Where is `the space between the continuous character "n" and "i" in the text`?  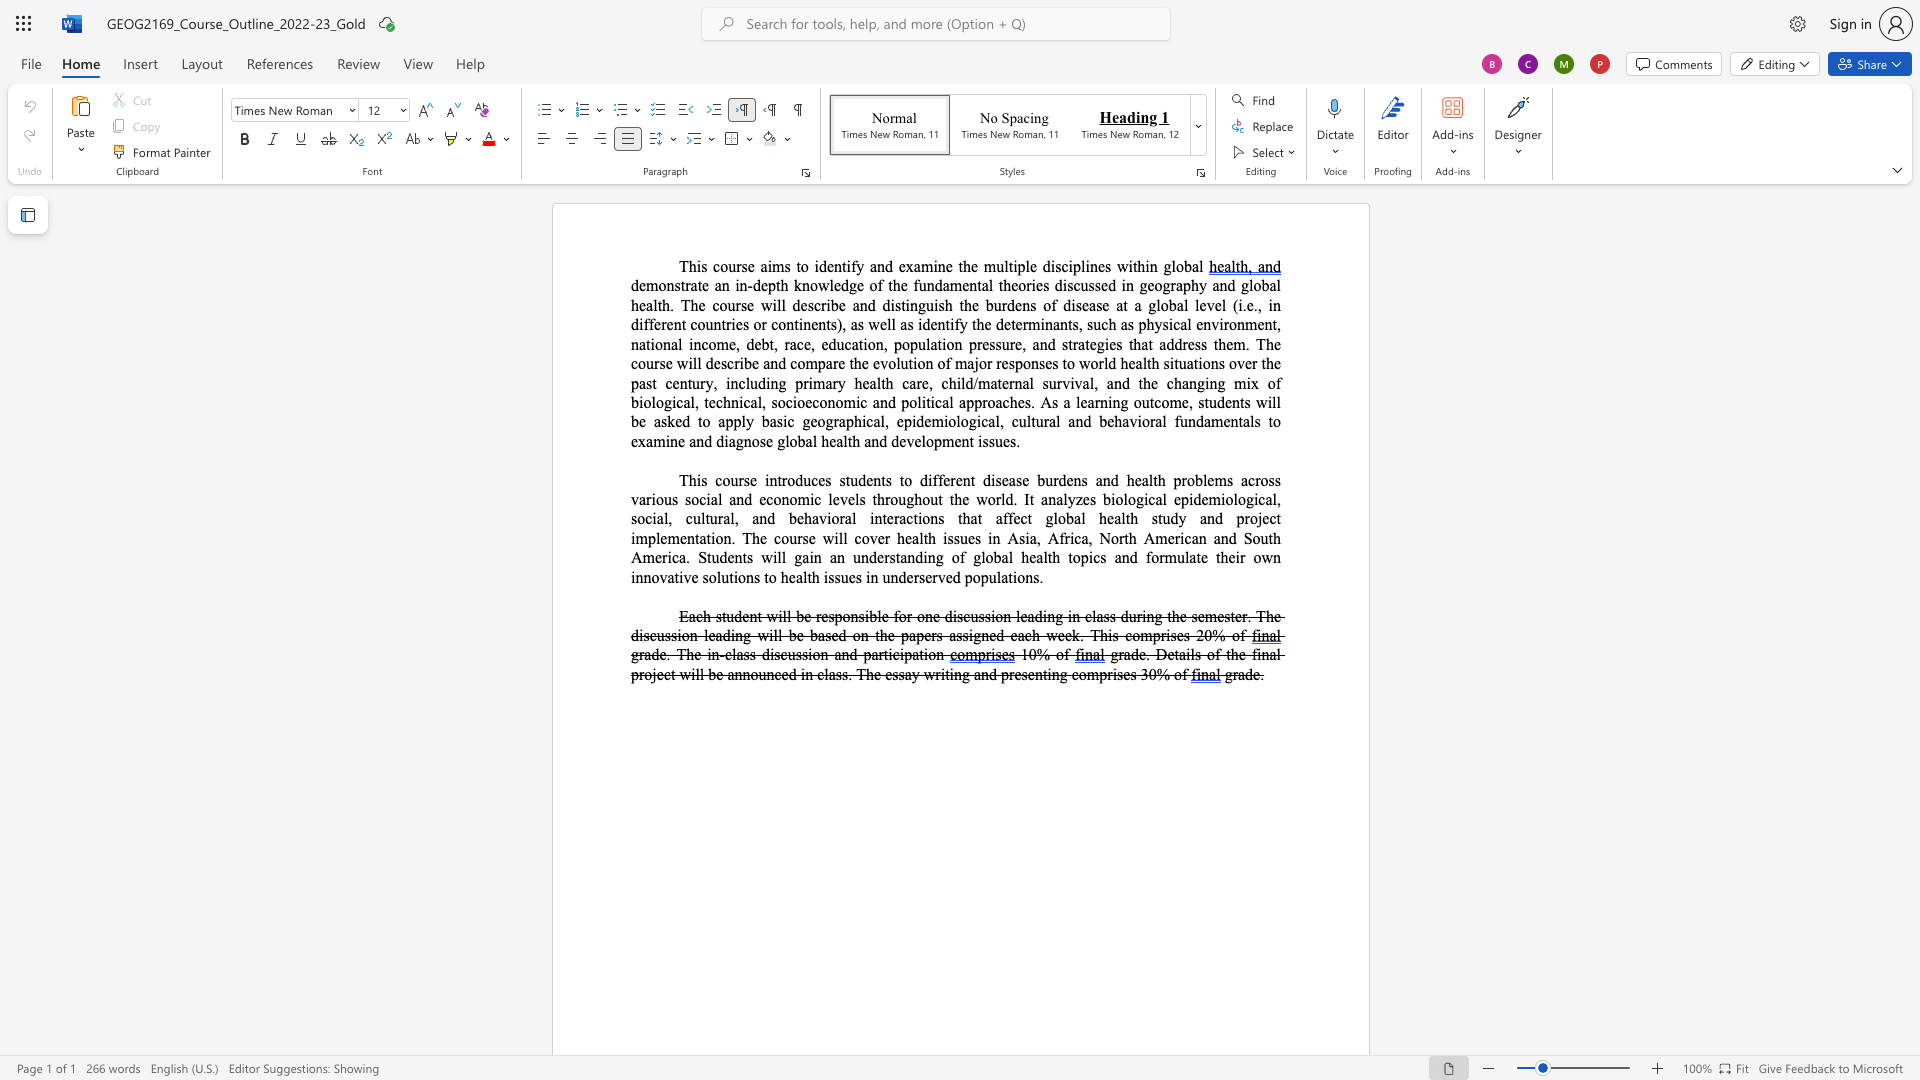 the space between the continuous character "n" and "i" in the text is located at coordinates (1106, 402).